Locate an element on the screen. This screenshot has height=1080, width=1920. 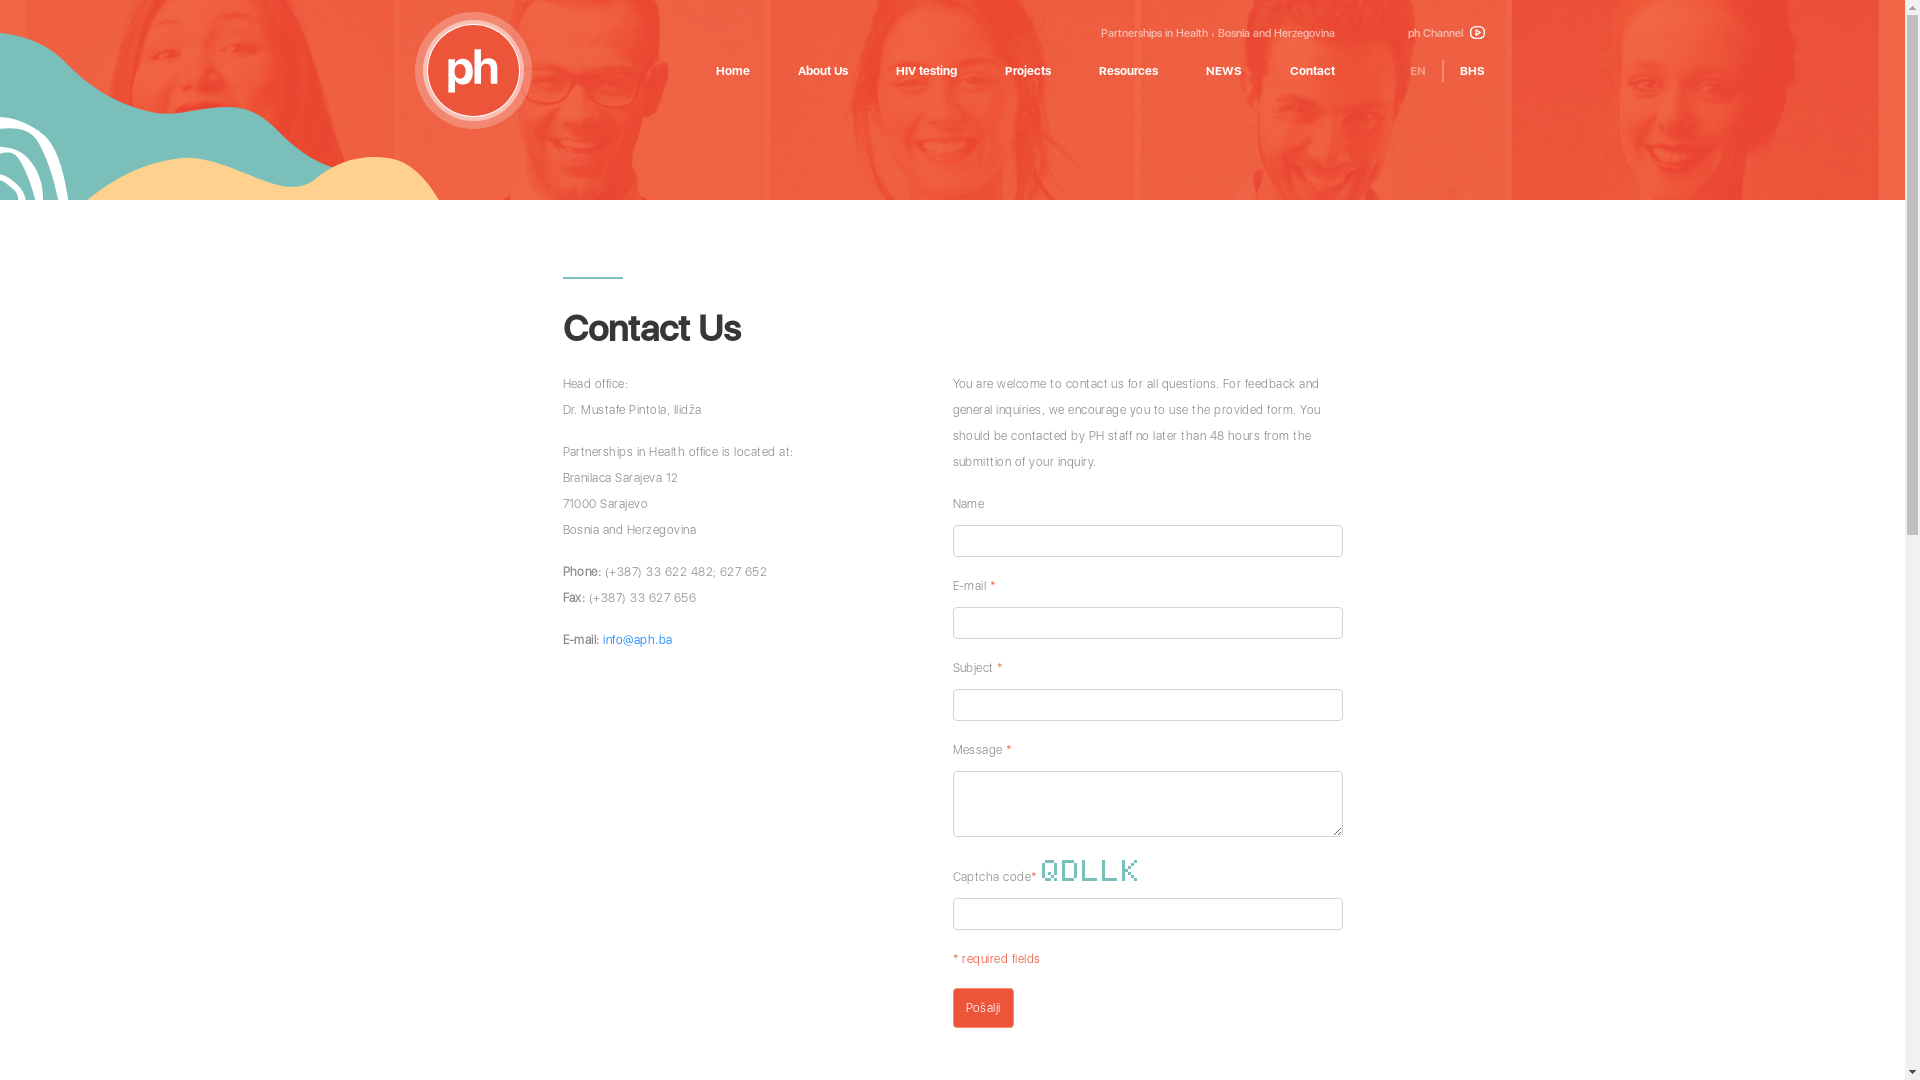
'About Us' is located at coordinates (822, 69).